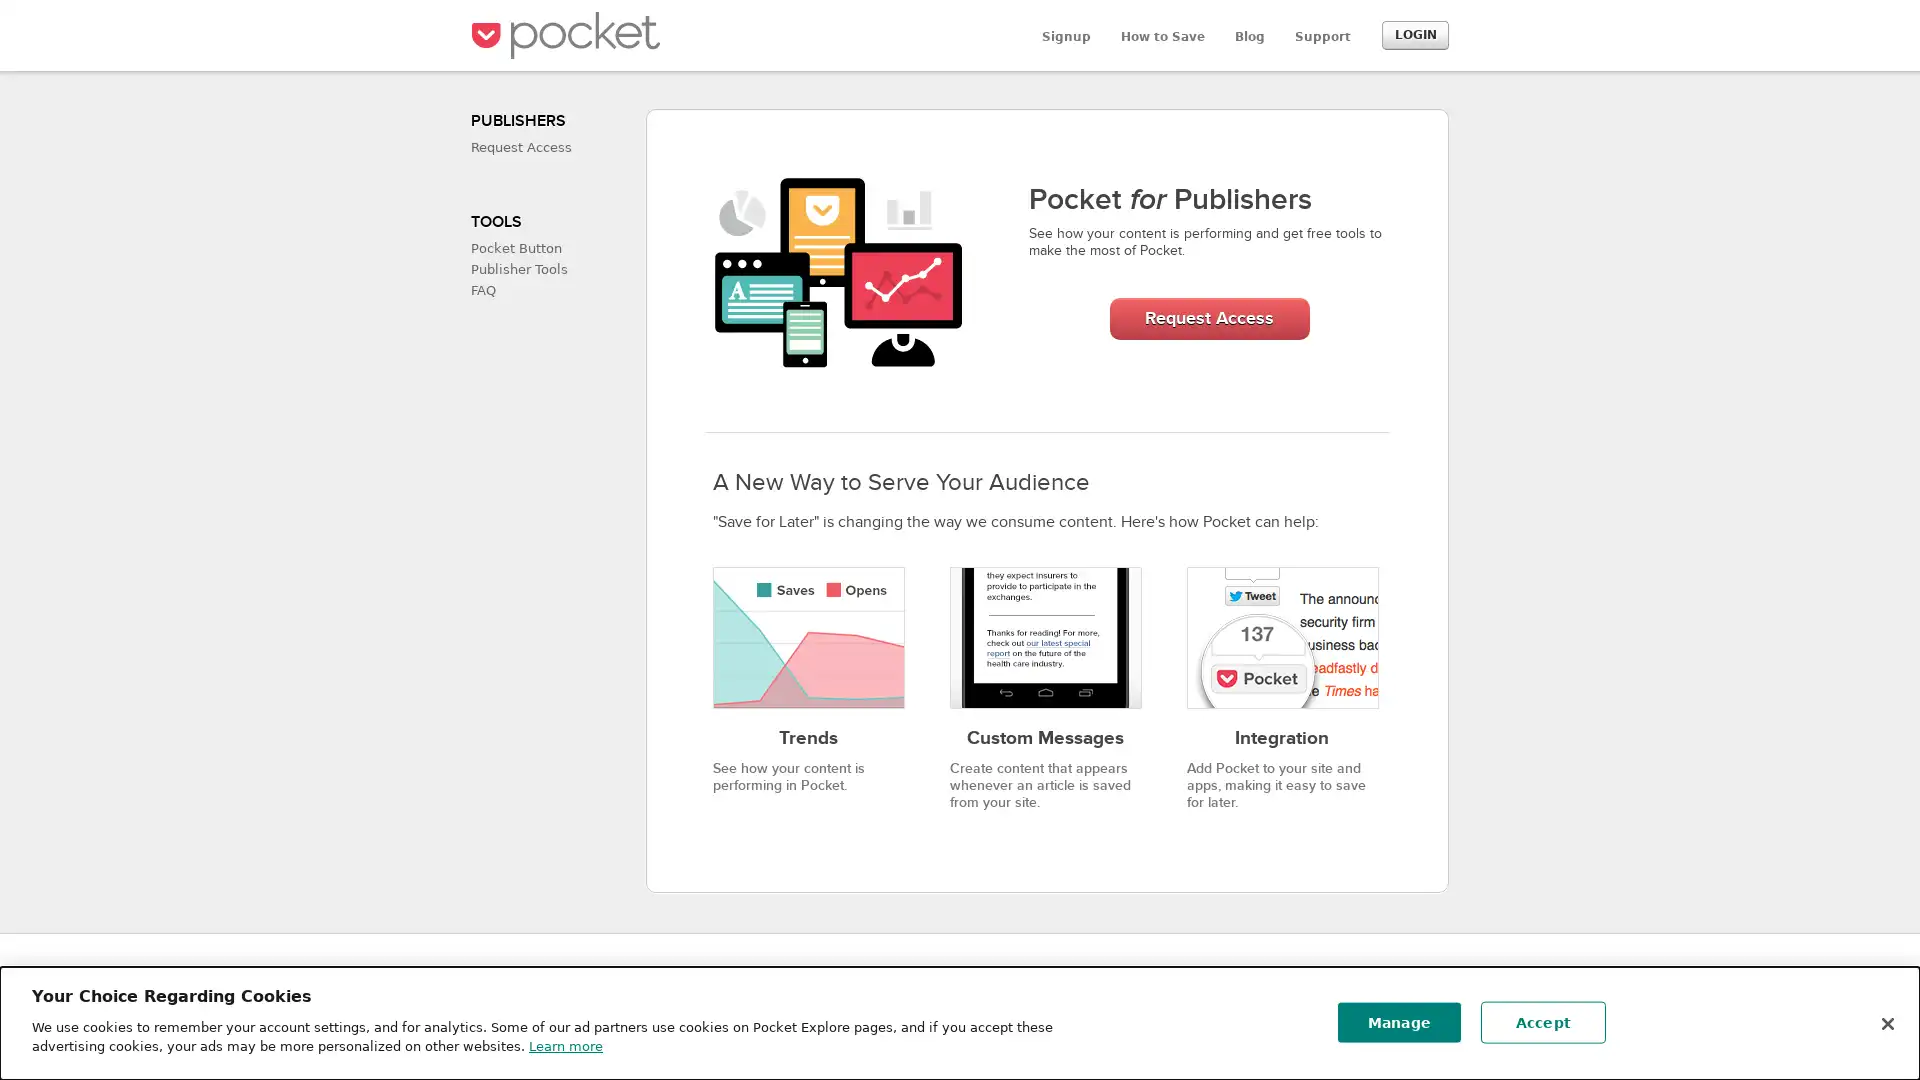  Describe the element at coordinates (1541, 1022) in the screenshot. I see `Accept` at that location.